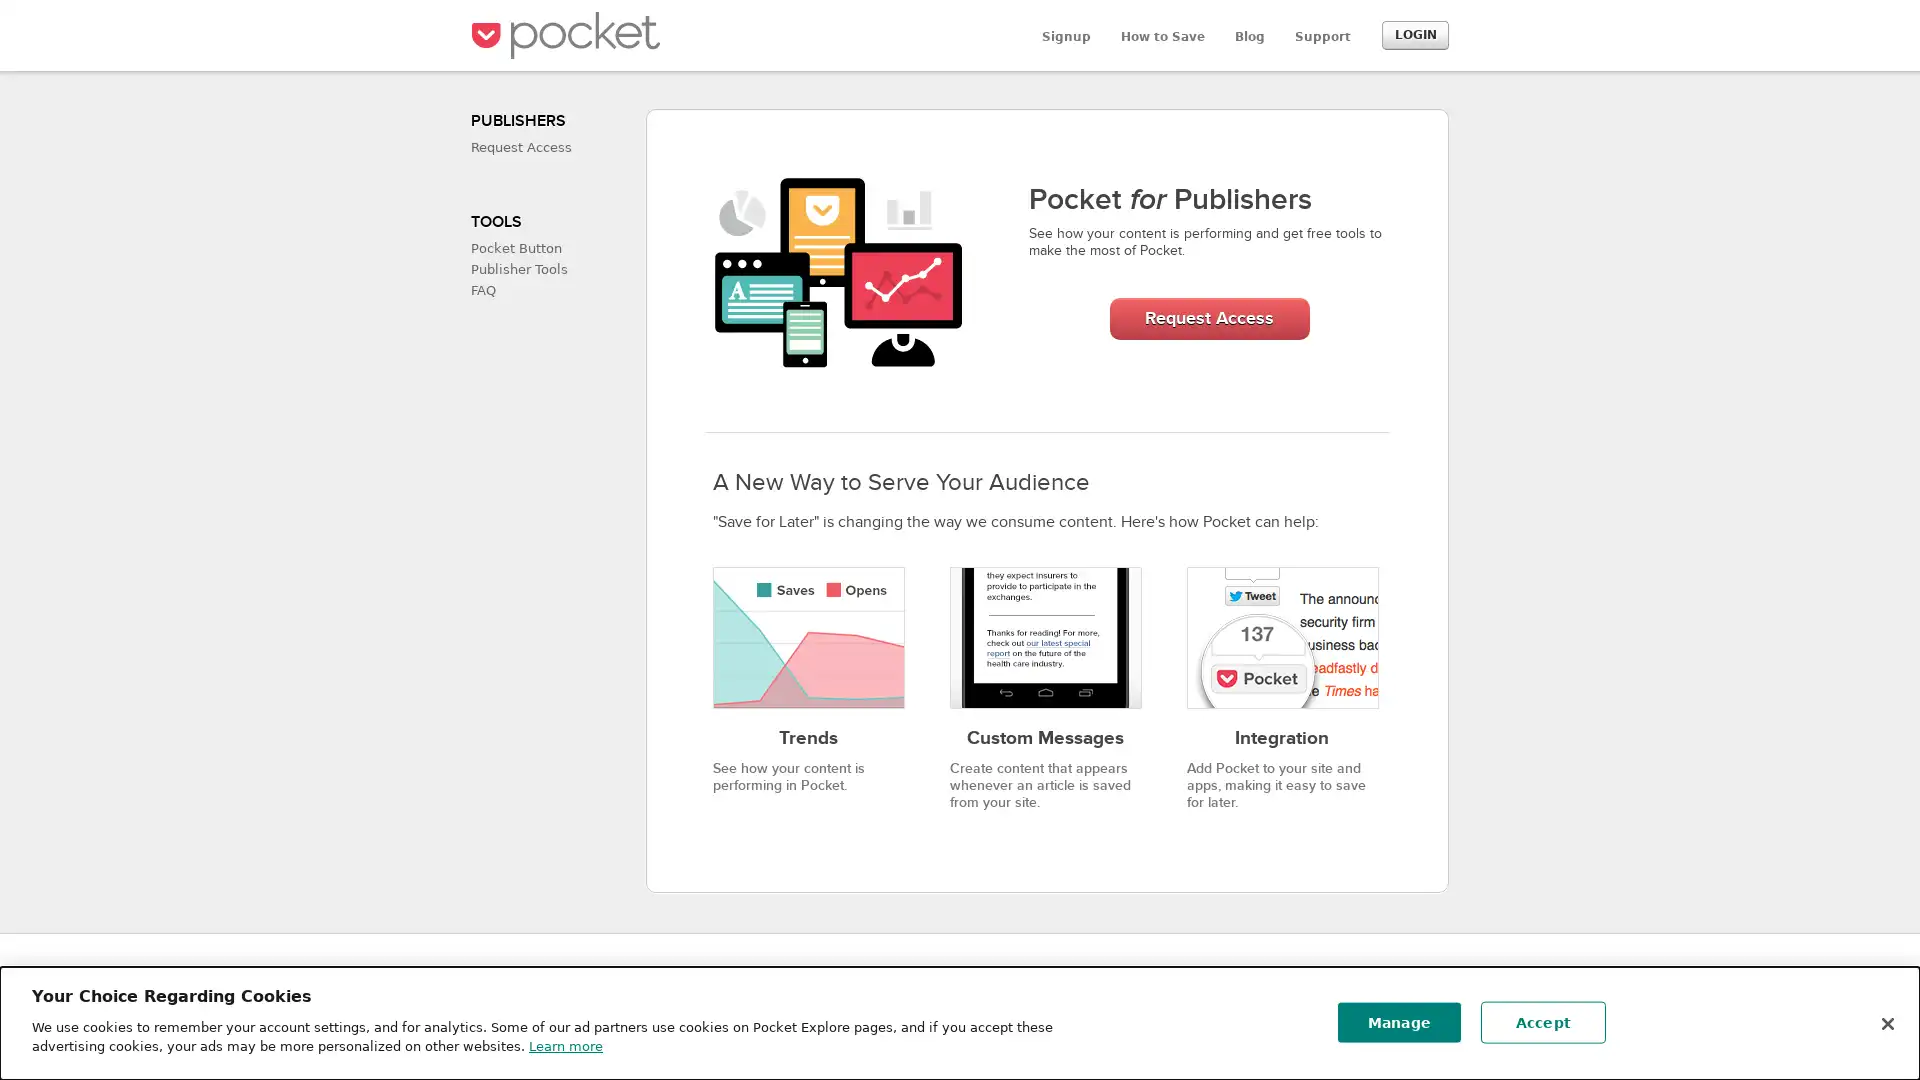  Describe the element at coordinates (1541, 1022) in the screenshot. I see `Accept` at that location.